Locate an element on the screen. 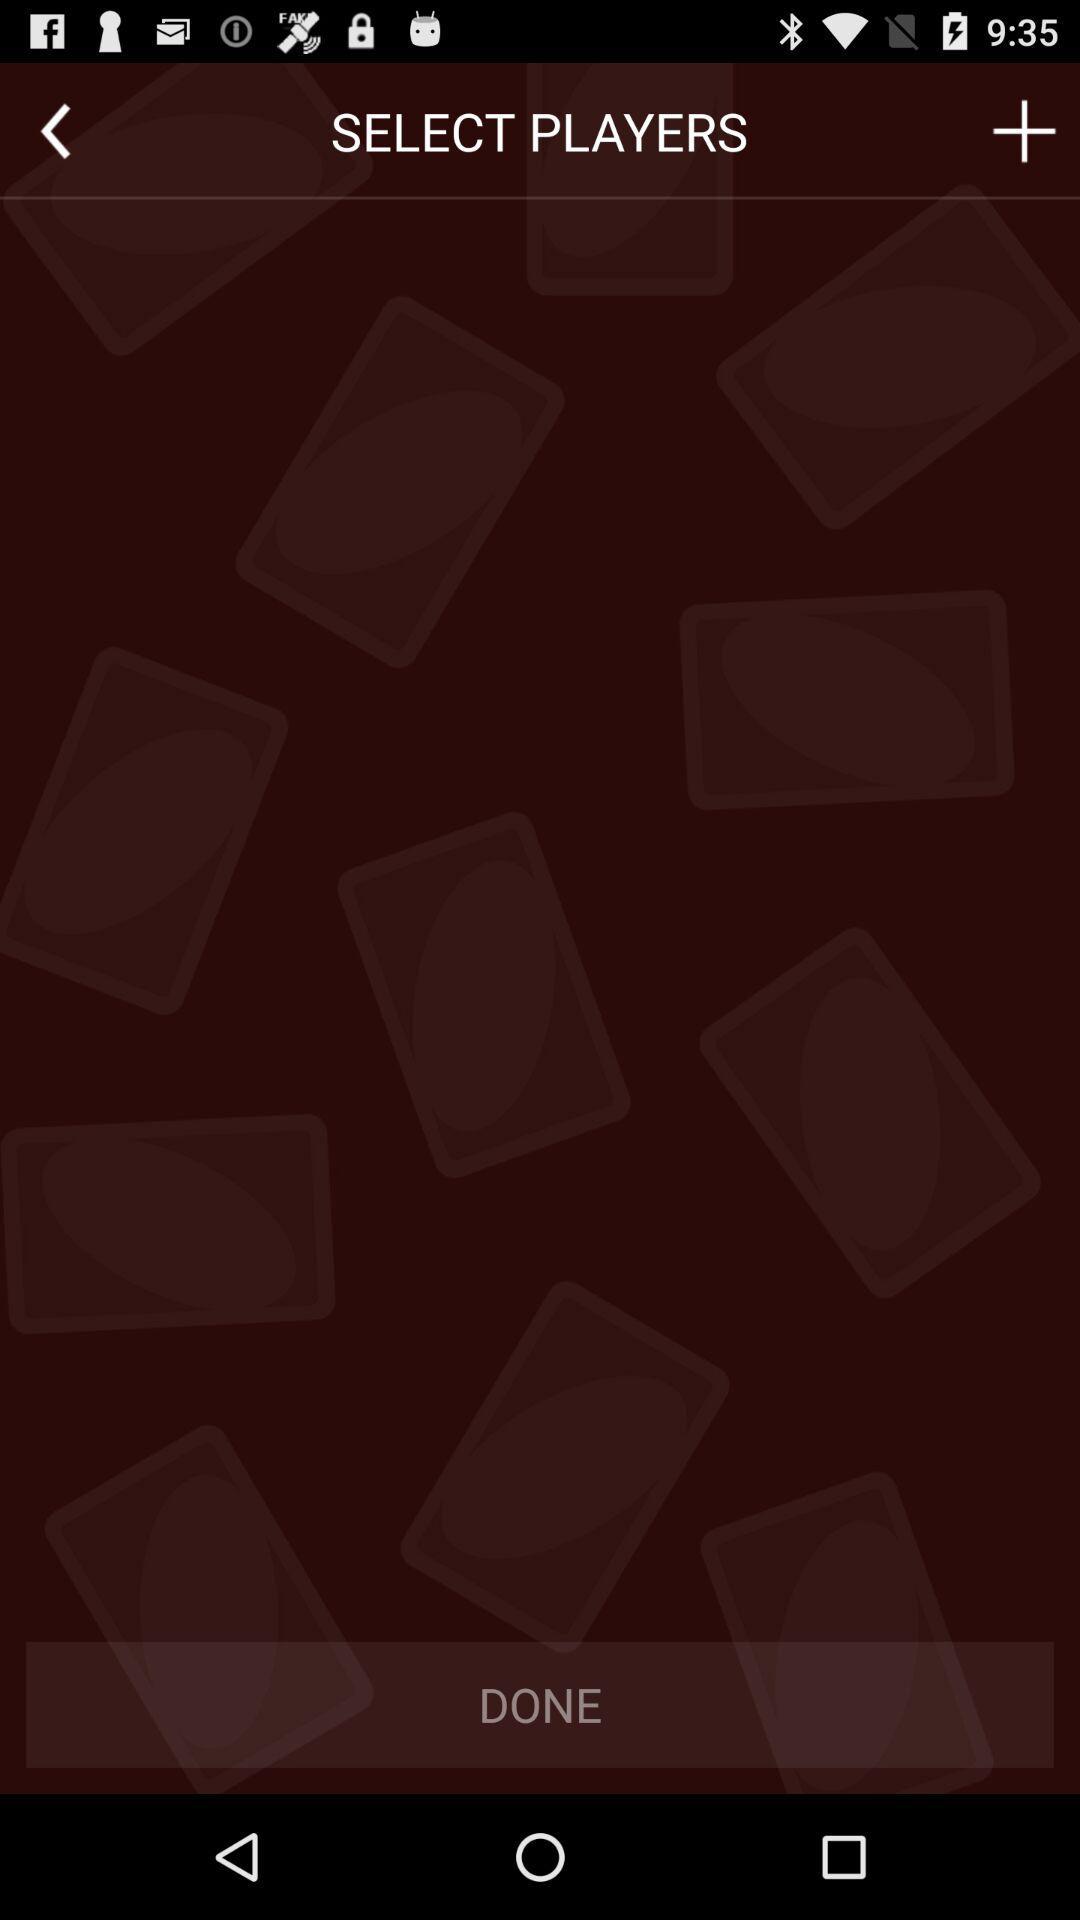  the arrow_backward icon is located at coordinates (54, 139).